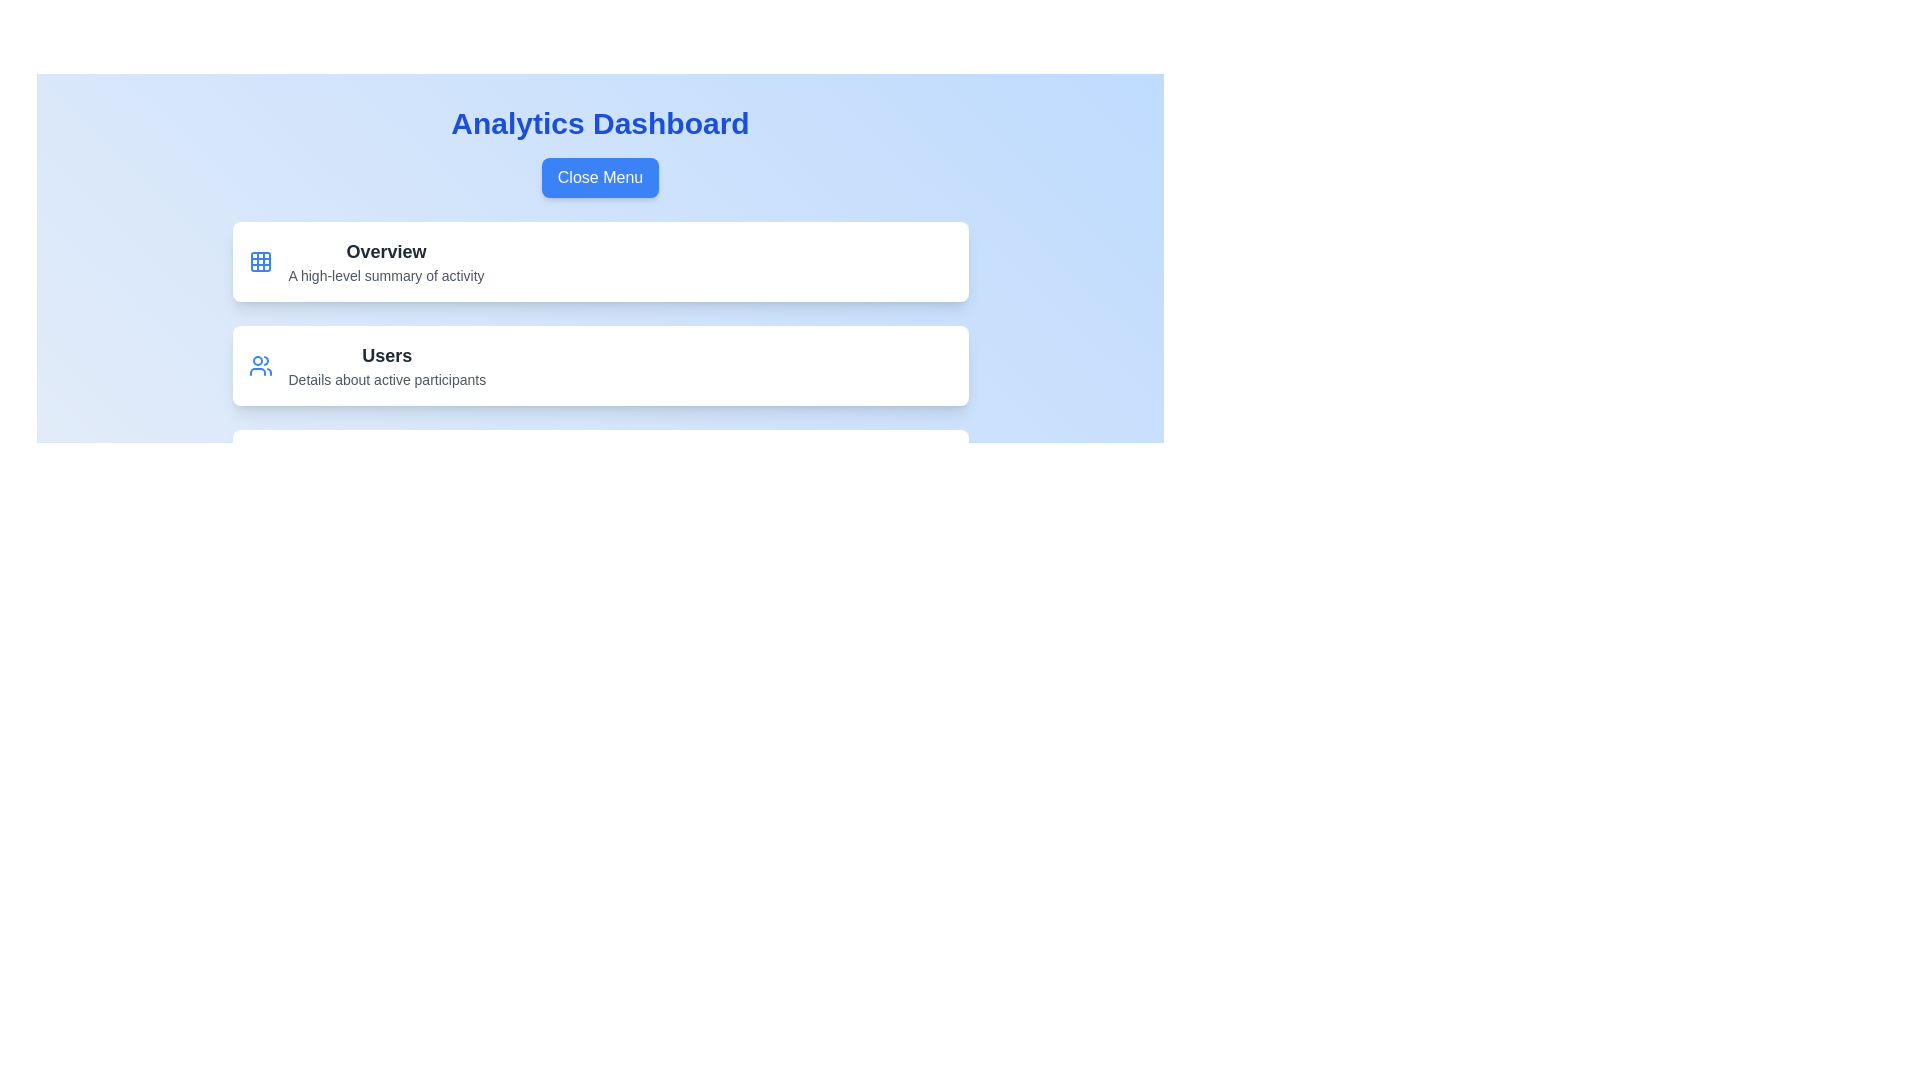 The image size is (1920, 1080). What do you see at coordinates (386, 250) in the screenshot?
I see `the menu item labeled 'Overview'` at bounding box center [386, 250].